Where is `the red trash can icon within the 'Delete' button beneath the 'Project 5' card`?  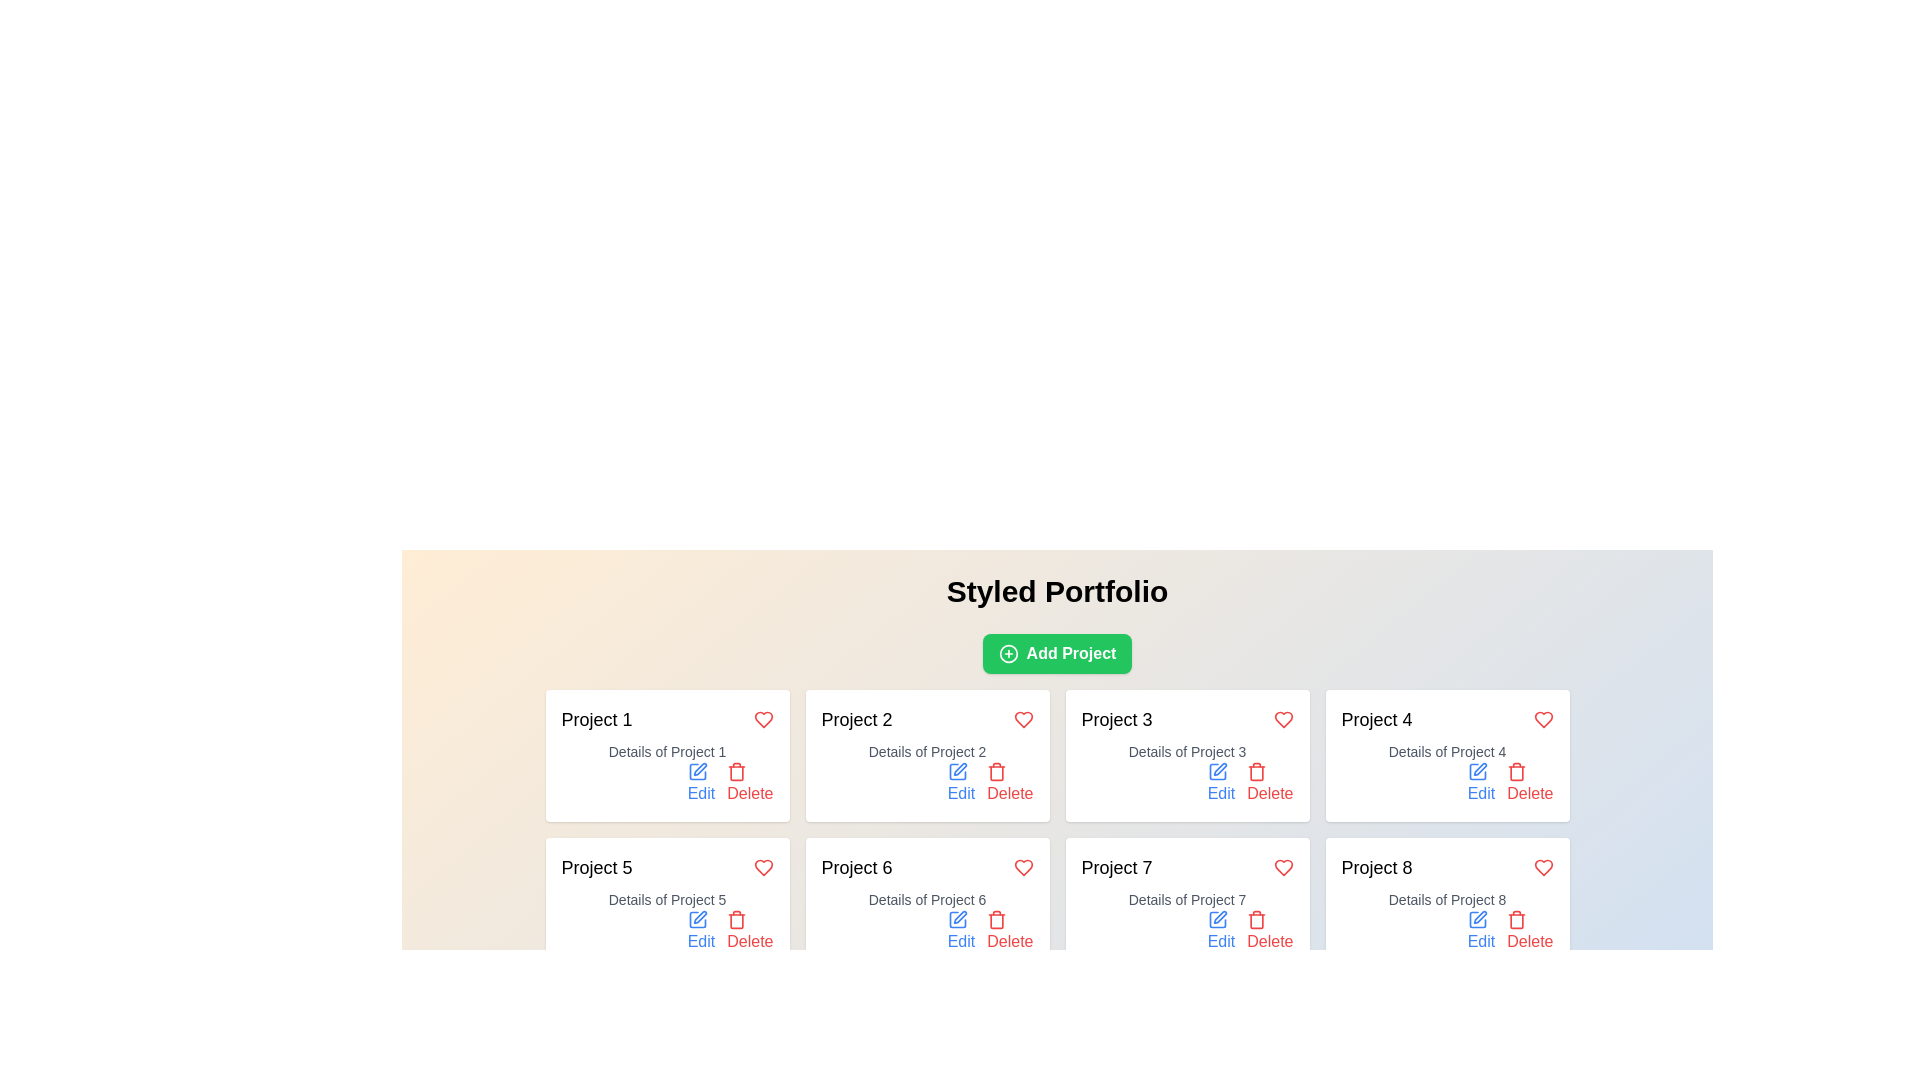 the red trash can icon within the 'Delete' button beneath the 'Project 5' card is located at coordinates (736, 920).